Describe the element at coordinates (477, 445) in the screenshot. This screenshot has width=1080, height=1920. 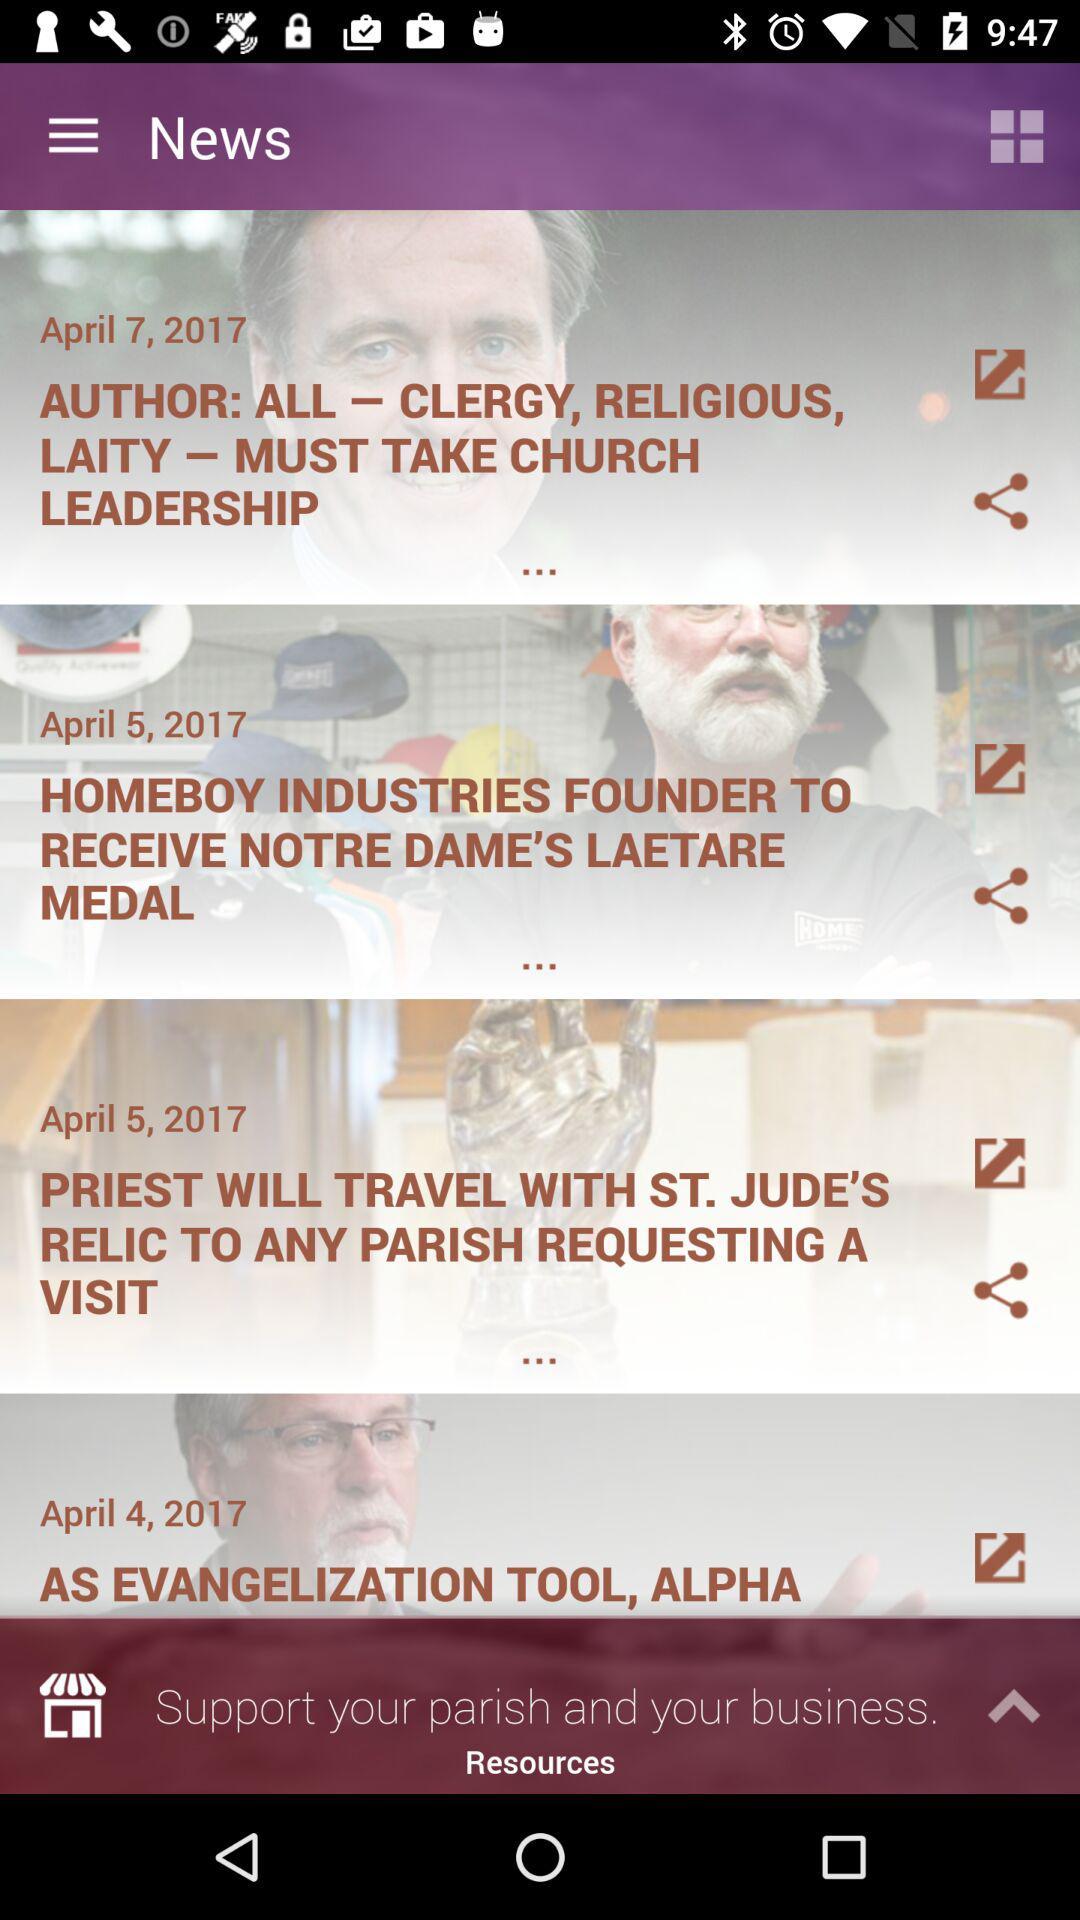
I see `item below april 7, 2017` at that location.